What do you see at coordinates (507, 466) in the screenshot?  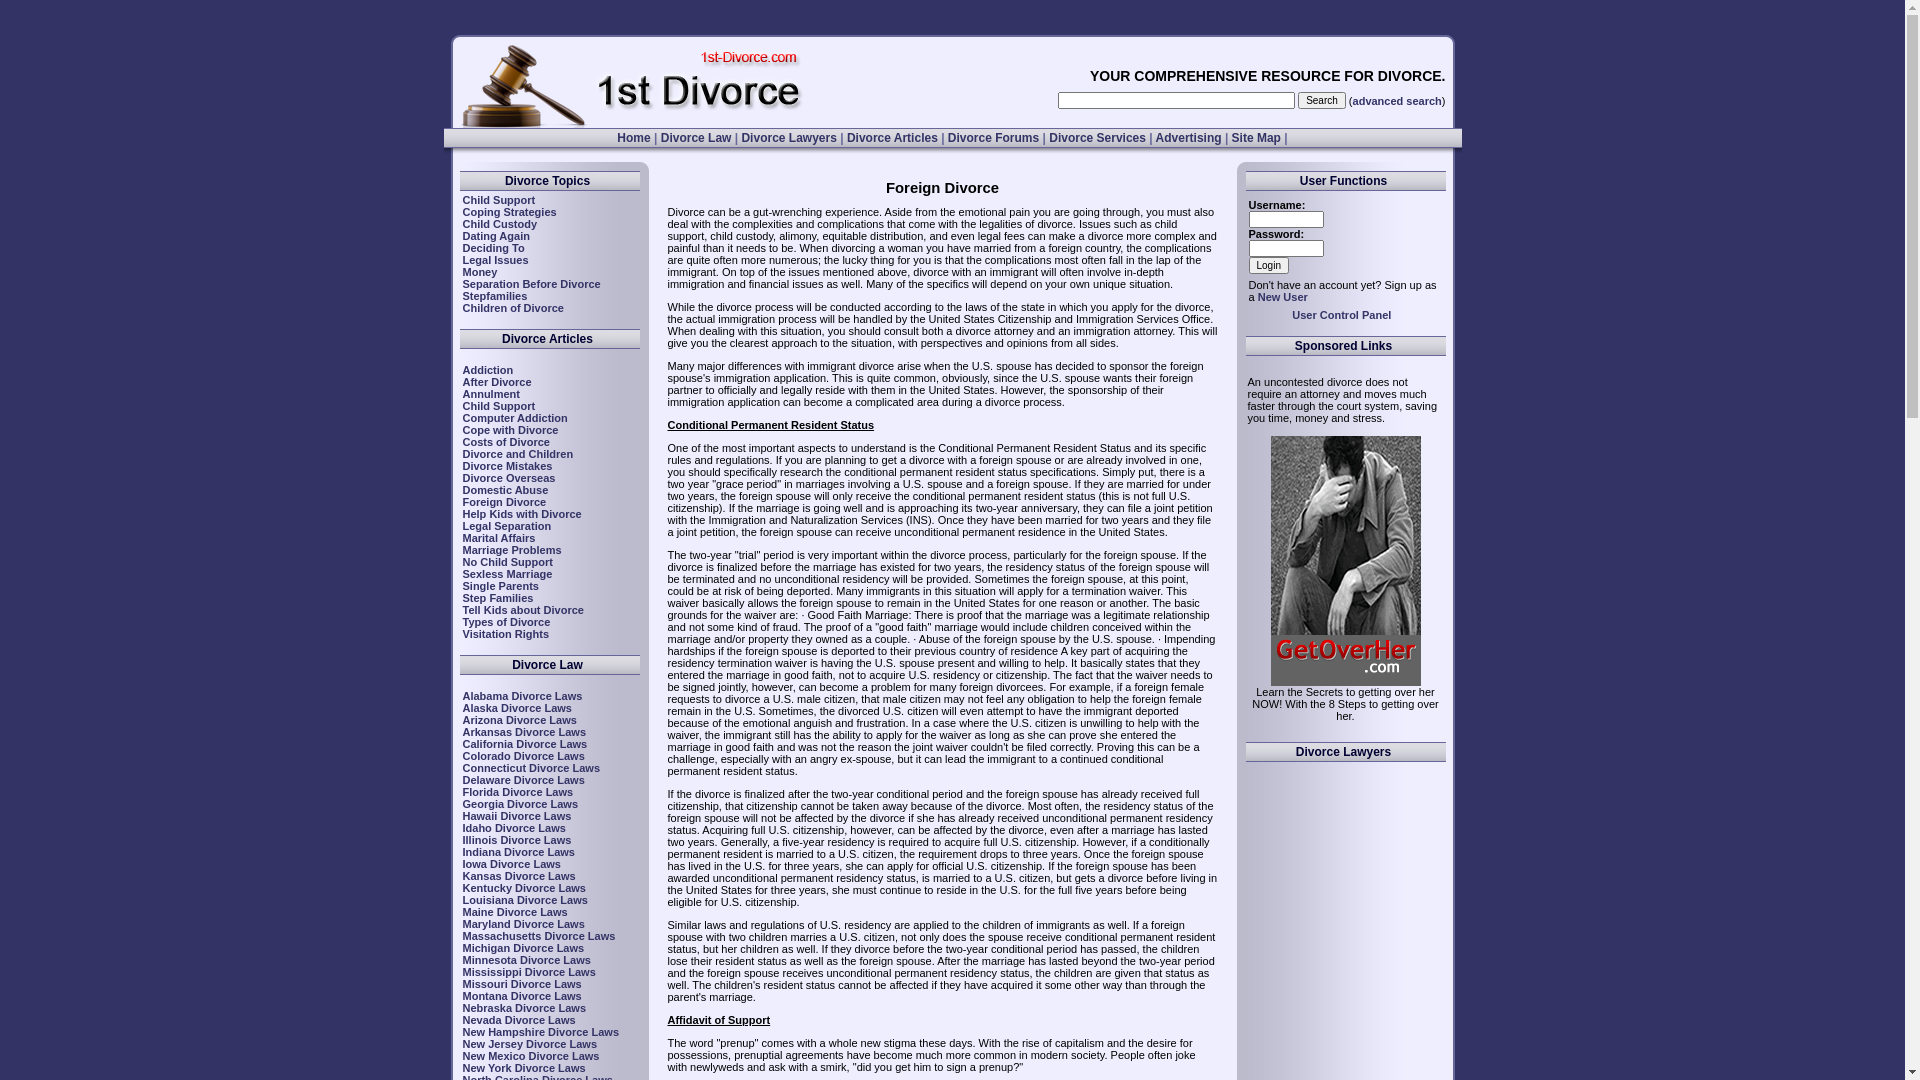 I see `'Divorce Mistakes'` at bounding box center [507, 466].